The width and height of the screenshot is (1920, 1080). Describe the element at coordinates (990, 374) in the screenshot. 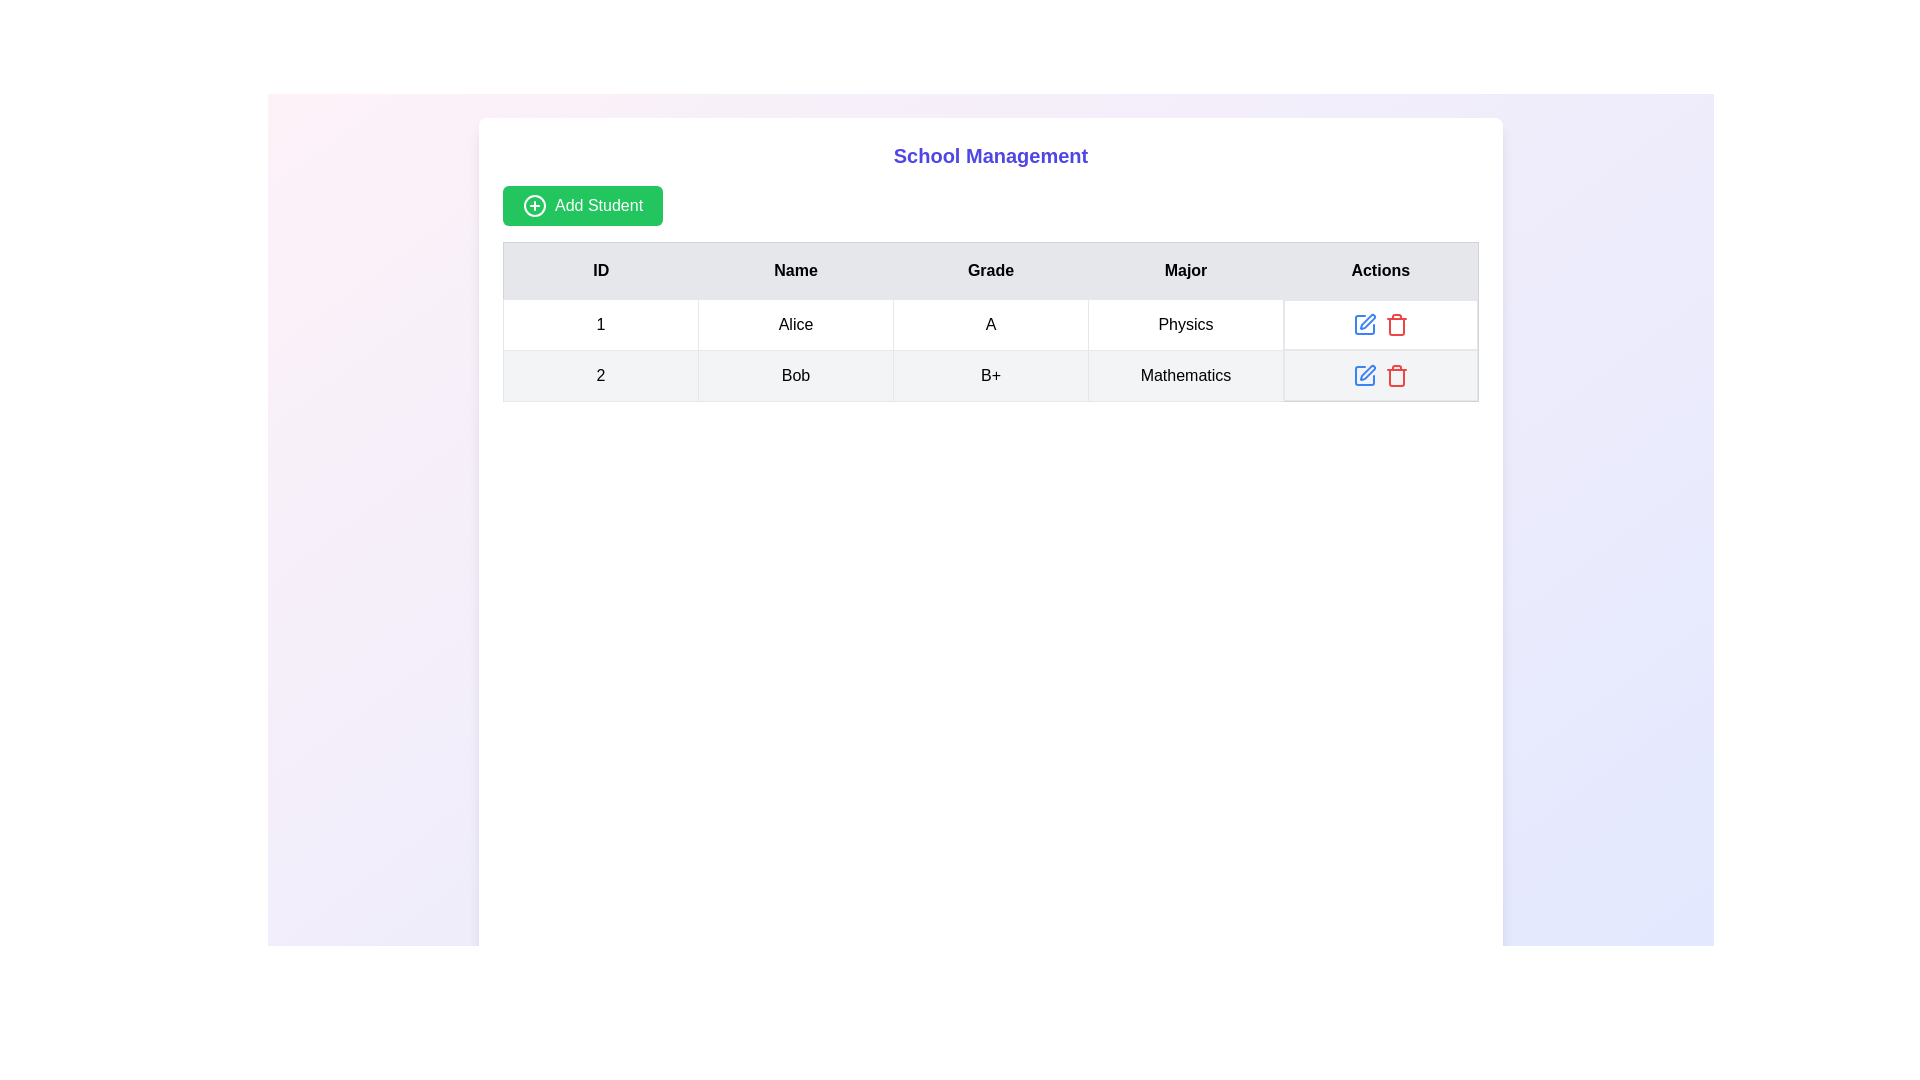

I see `on the table cell displaying the grade information for the student named 'Bob' located in the third column of the second row` at that location.